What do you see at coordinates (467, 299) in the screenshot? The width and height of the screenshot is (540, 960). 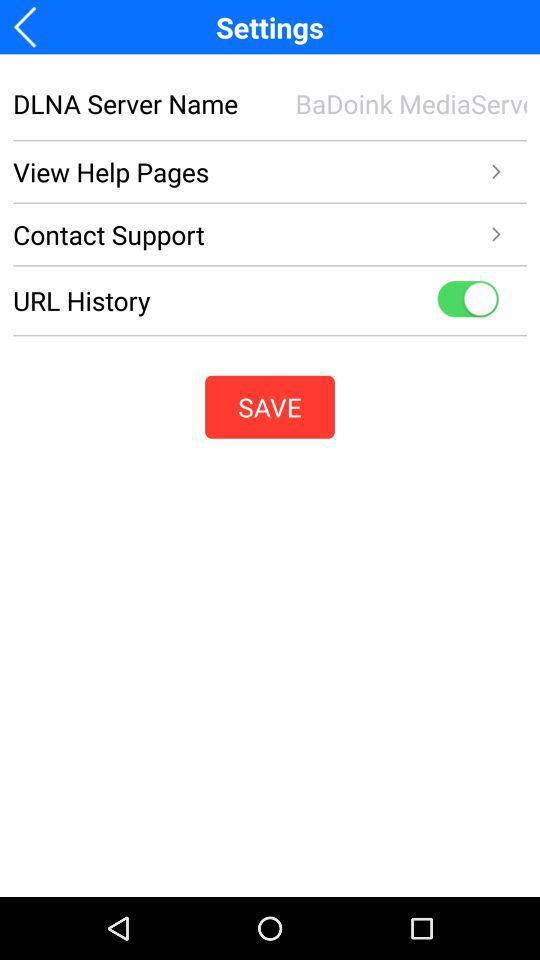 I see `show url histoty` at bounding box center [467, 299].